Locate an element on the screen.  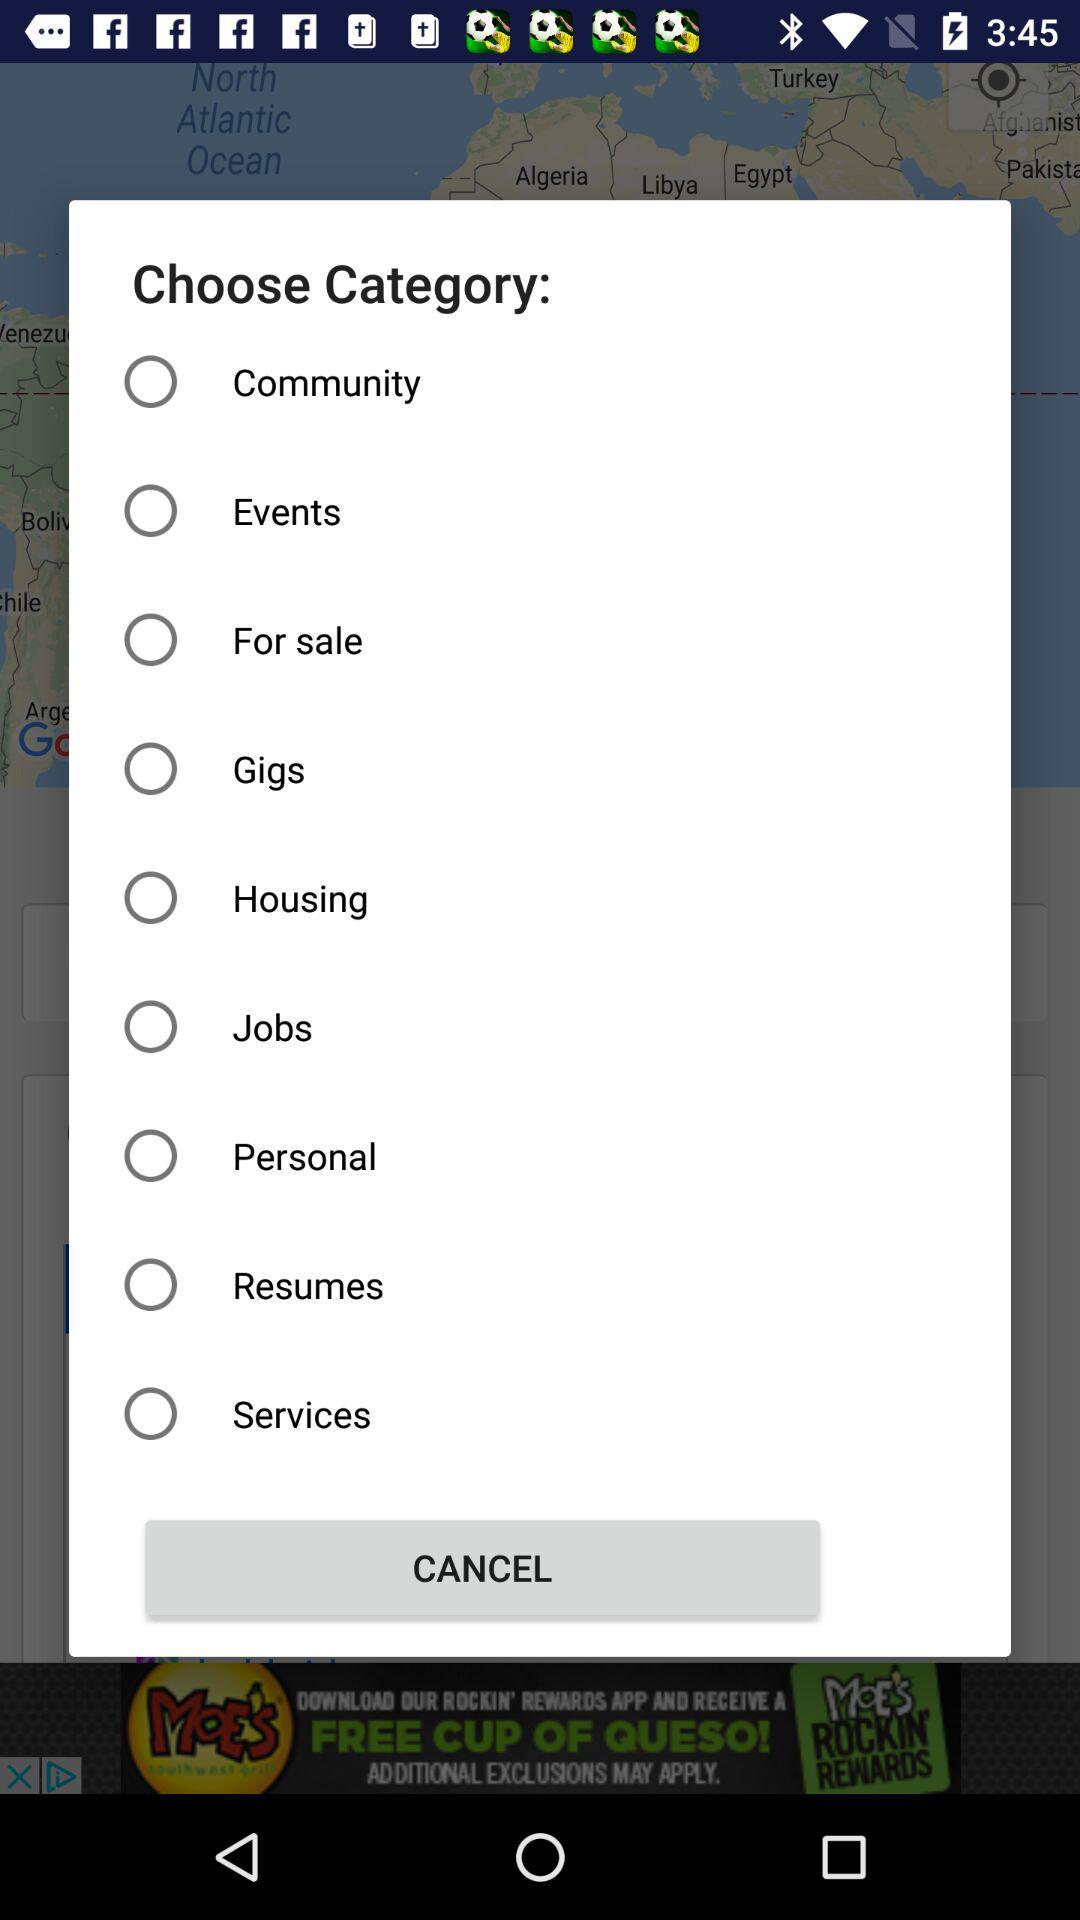
for sale icon is located at coordinates (482, 638).